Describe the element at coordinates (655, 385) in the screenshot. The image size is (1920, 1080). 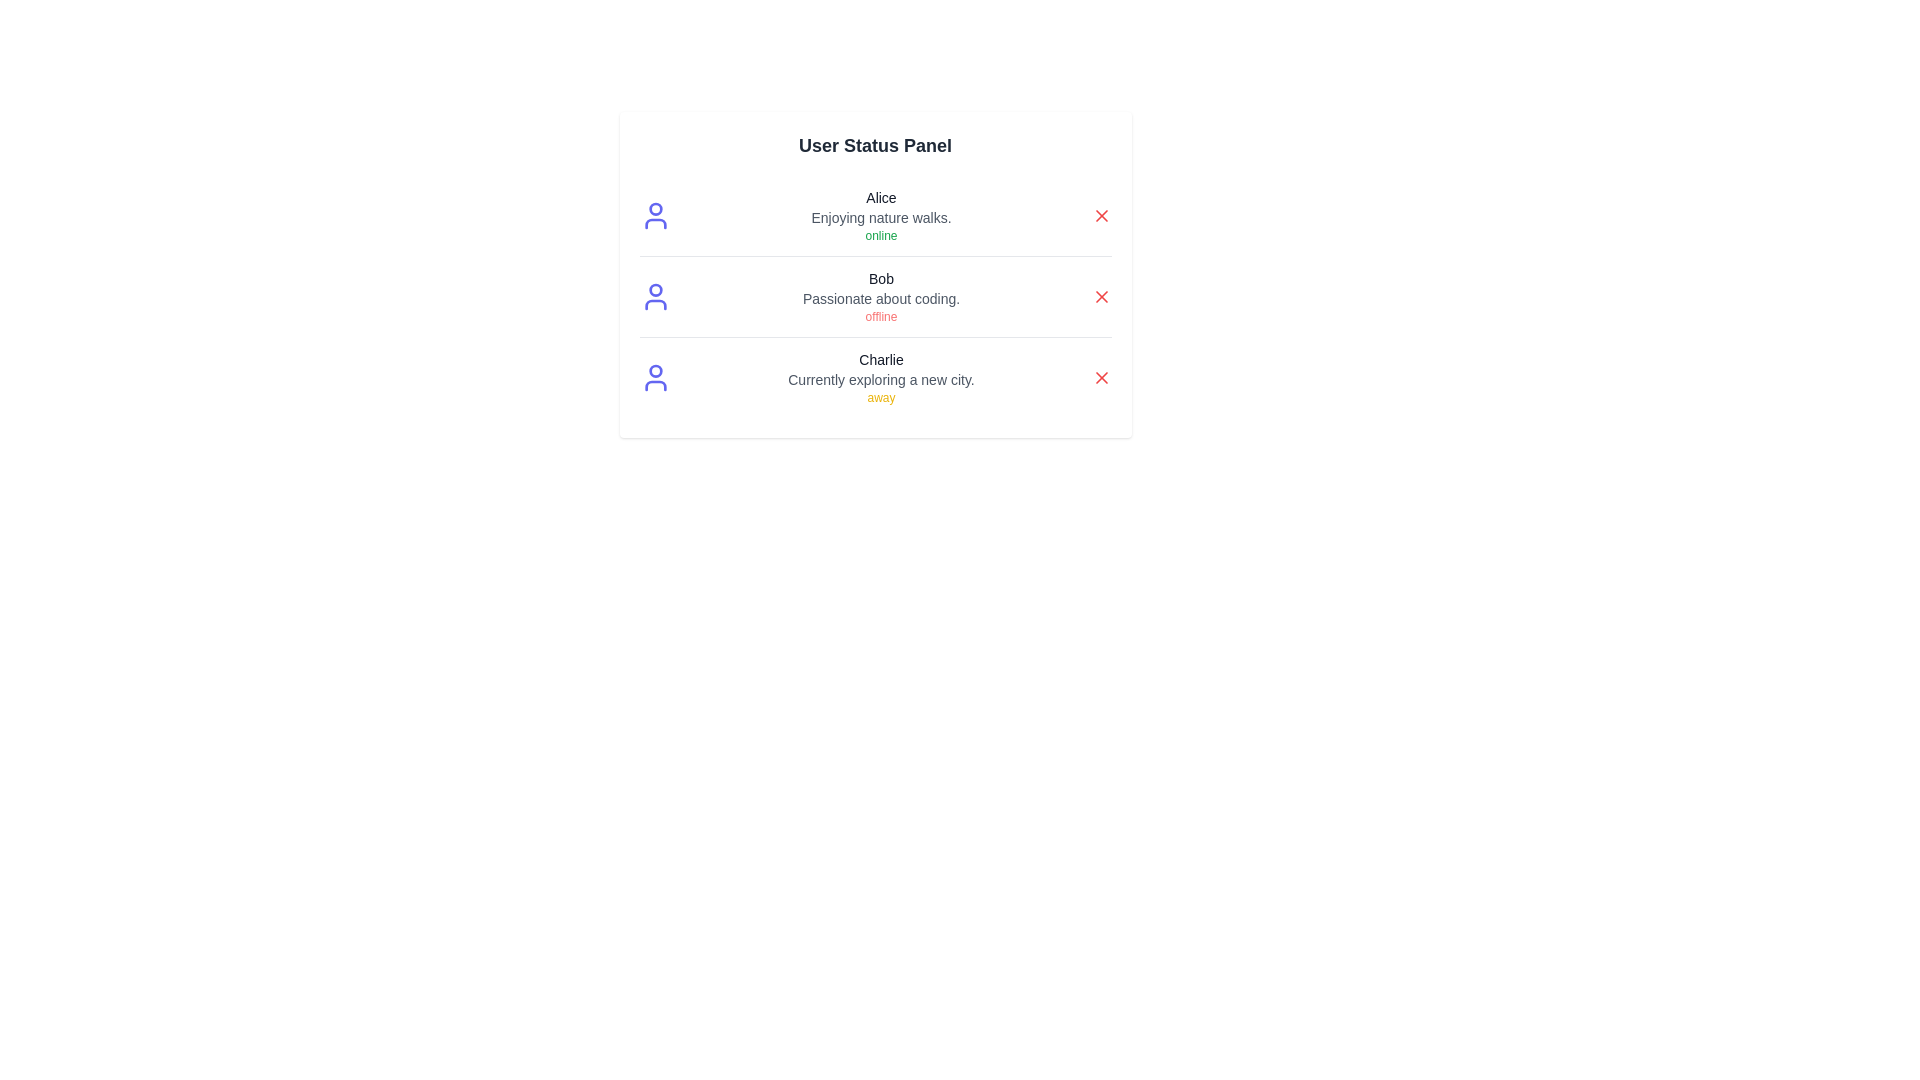
I see `the lower torso portion of the user icon in bluish-indigo color for the third entry in the list, which is aligned left to the text 'Charlie Currently exploring a new city.'` at that location.